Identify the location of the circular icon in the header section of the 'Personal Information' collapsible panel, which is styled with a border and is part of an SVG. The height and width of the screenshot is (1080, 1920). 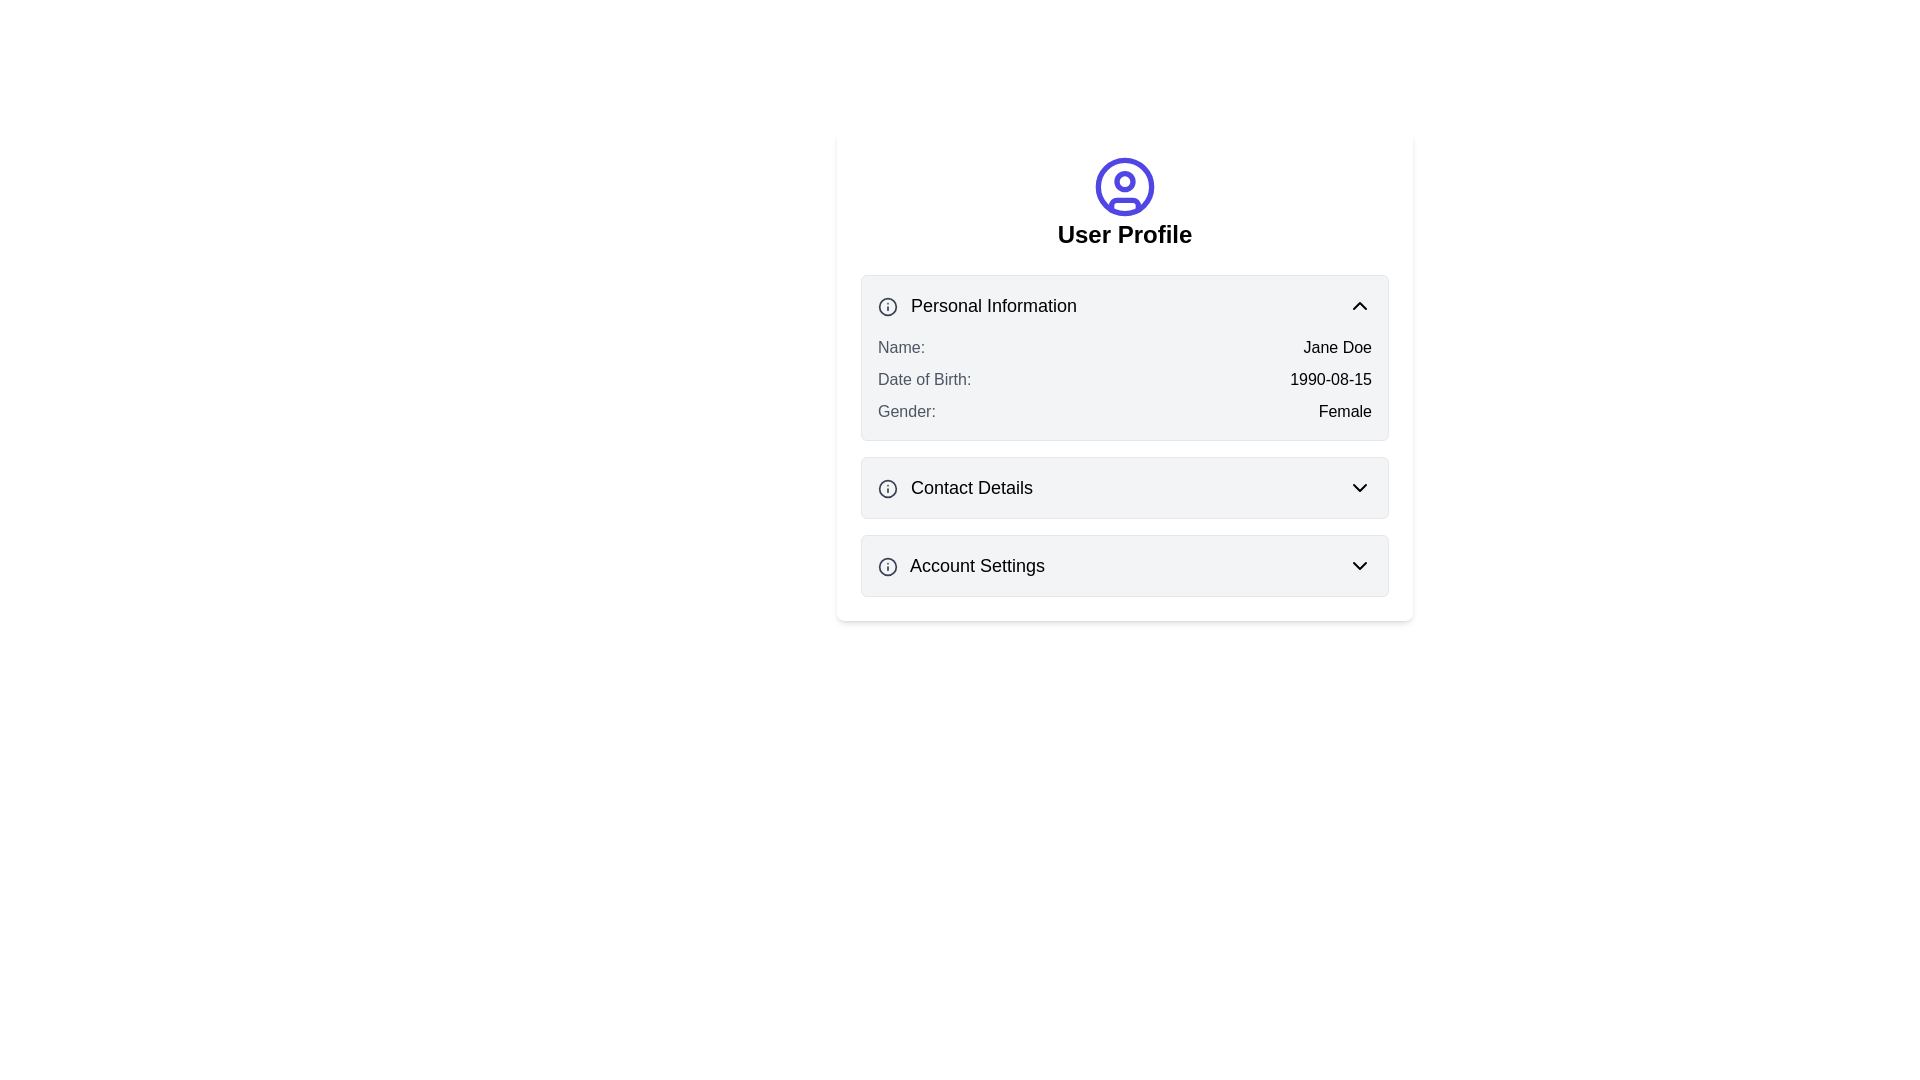
(887, 307).